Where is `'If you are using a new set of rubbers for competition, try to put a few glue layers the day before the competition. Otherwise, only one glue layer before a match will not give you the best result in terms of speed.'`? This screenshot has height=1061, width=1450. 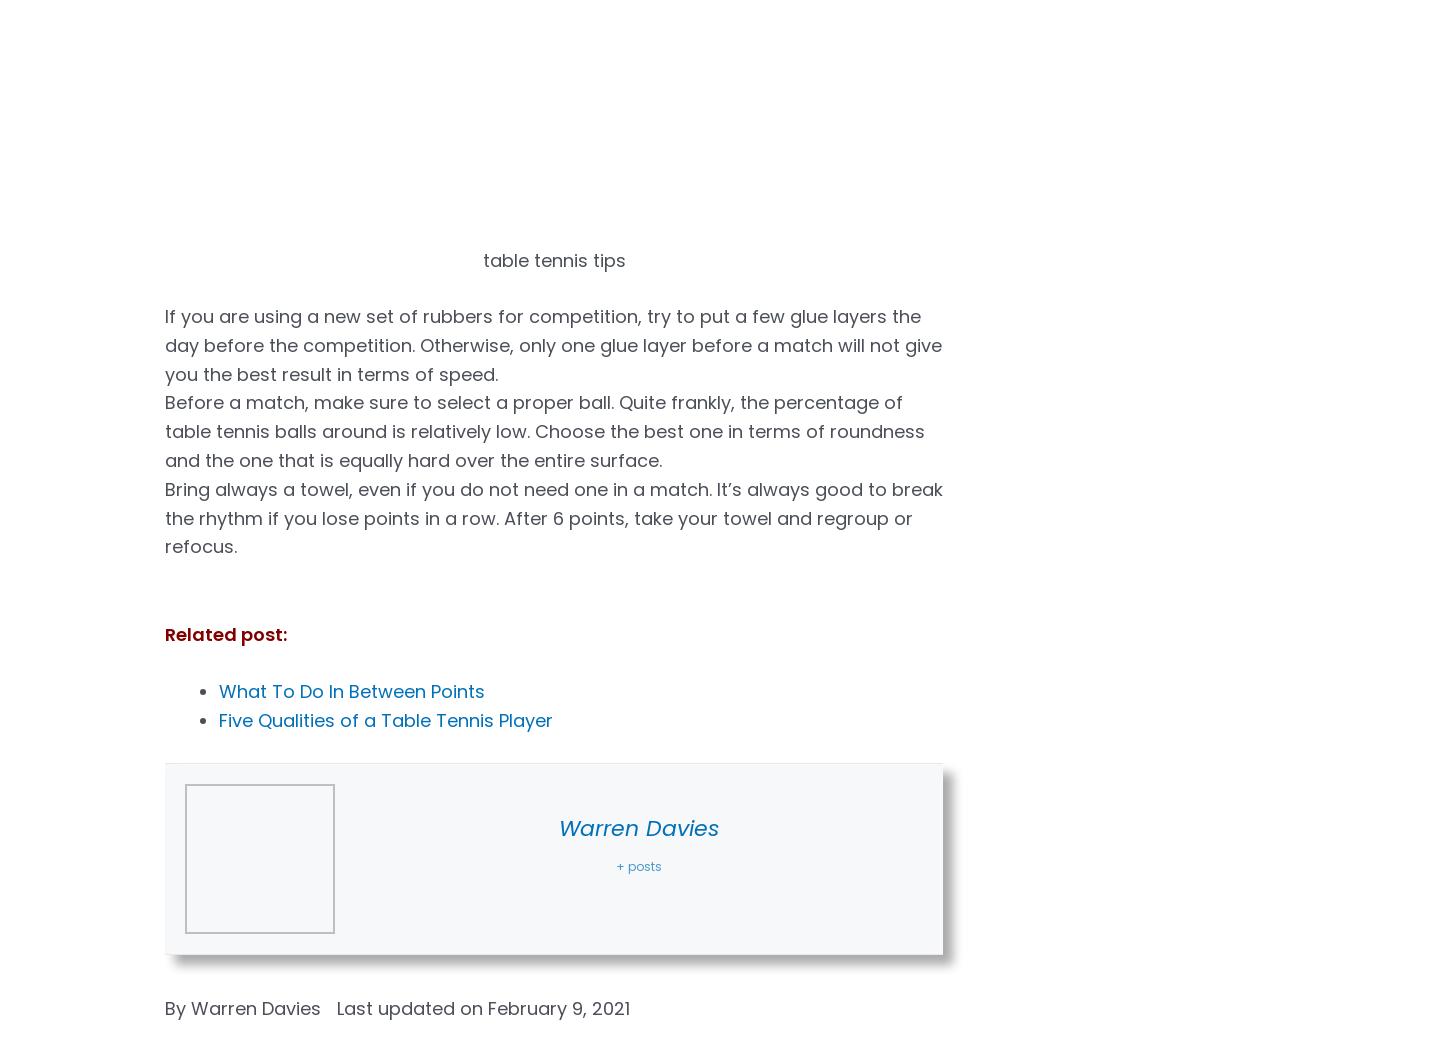
'If you are using a new set of rubbers for competition, try to put a few glue layers the day before the competition. Otherwise, only one glue layer before a match will not give you the best result in terms of speed.' is located at coordinates (553, 344).